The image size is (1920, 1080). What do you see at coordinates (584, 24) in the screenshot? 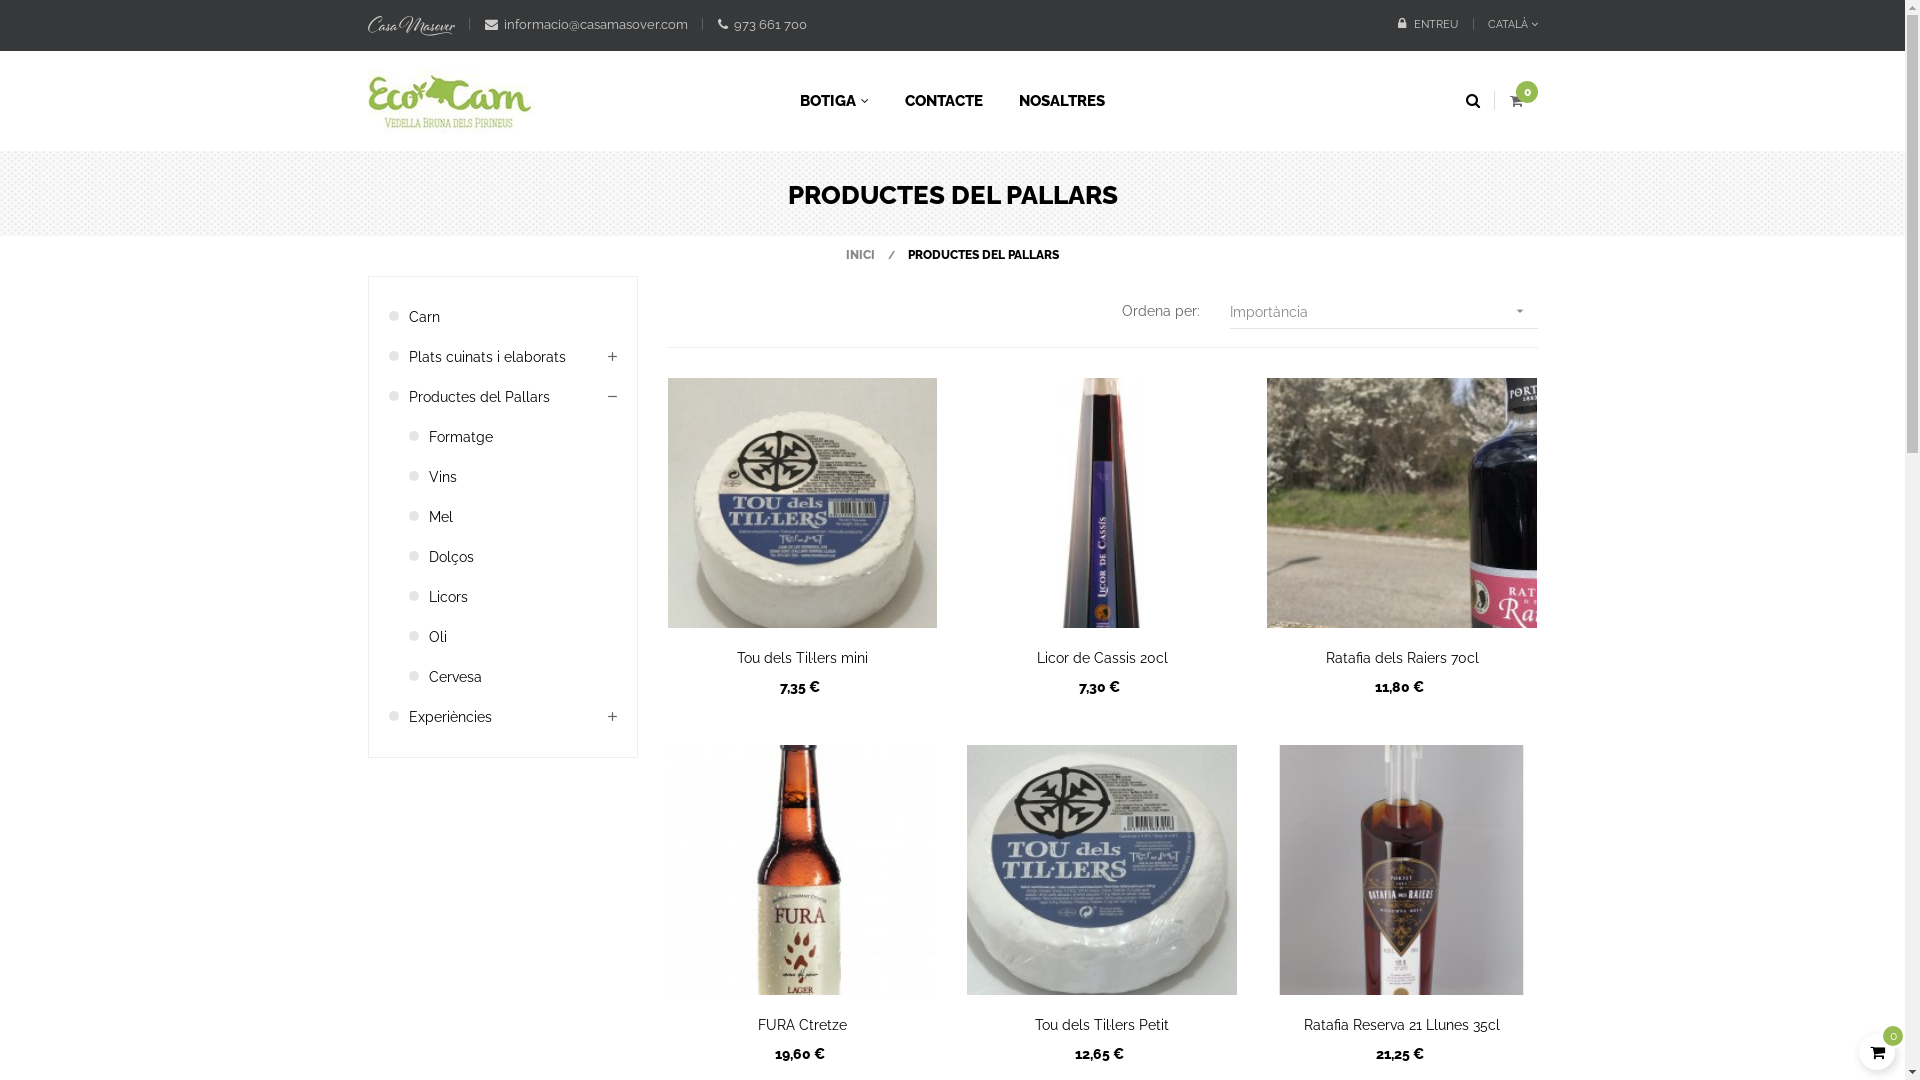
I see `'informacio@casamasover.com'` at bounding box center [584, 24].